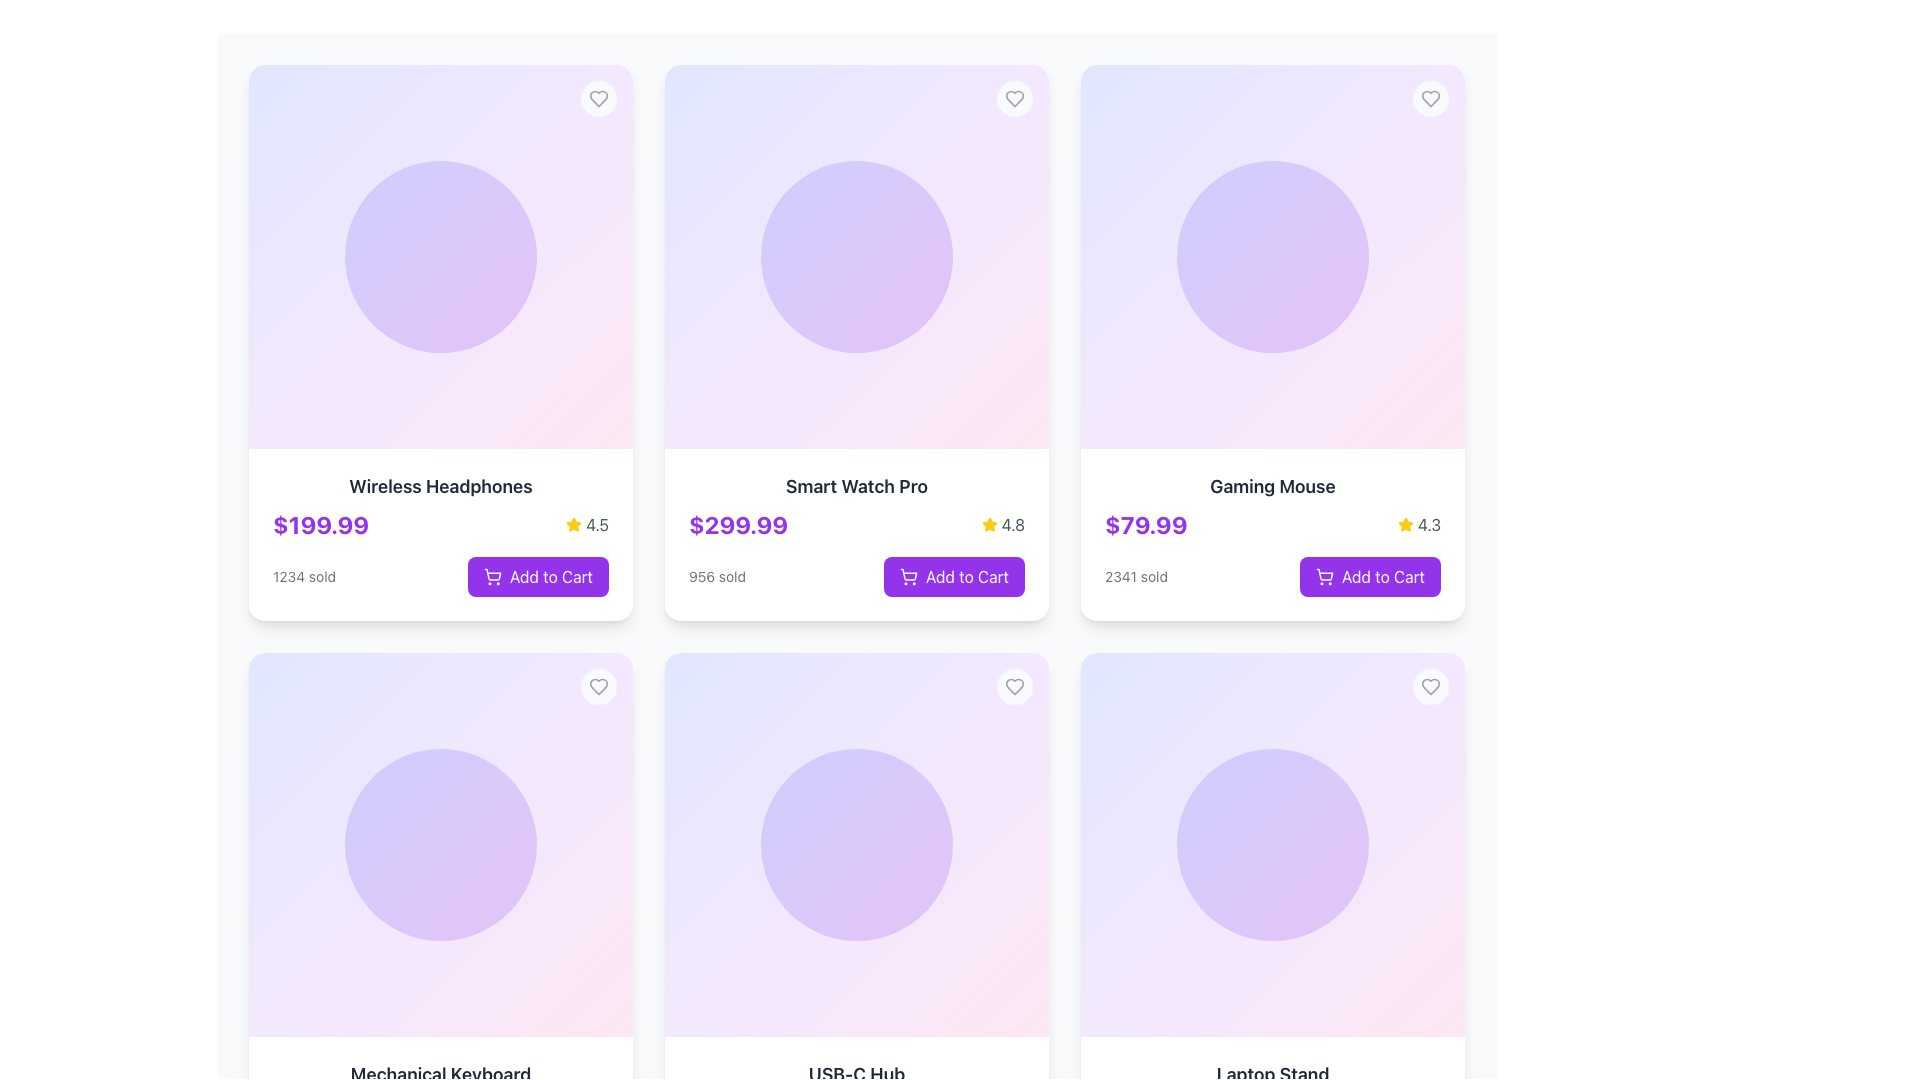 The height and width of the screenshot is (1080, 1920). I want to click on the circular 'like' button with a heart icon, so click(1429, 685).